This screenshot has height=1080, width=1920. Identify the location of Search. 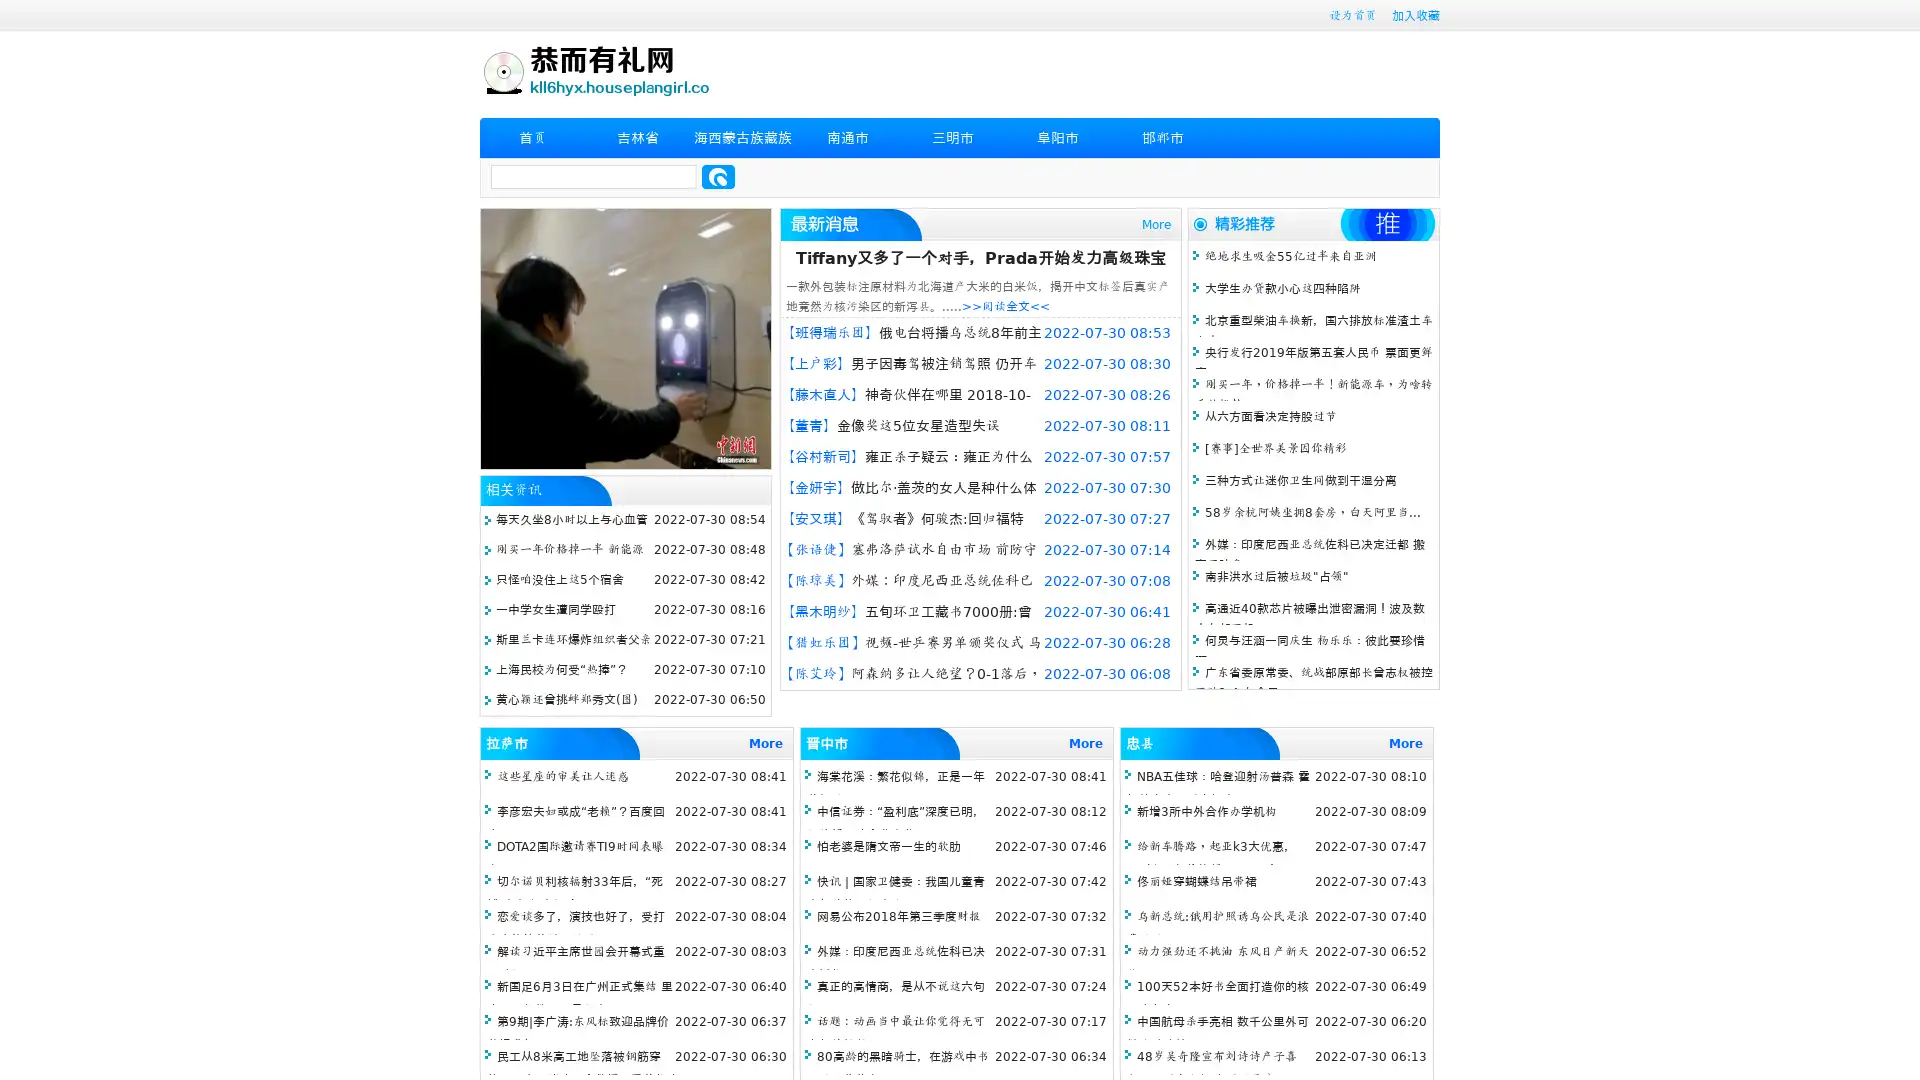
(718, 176).